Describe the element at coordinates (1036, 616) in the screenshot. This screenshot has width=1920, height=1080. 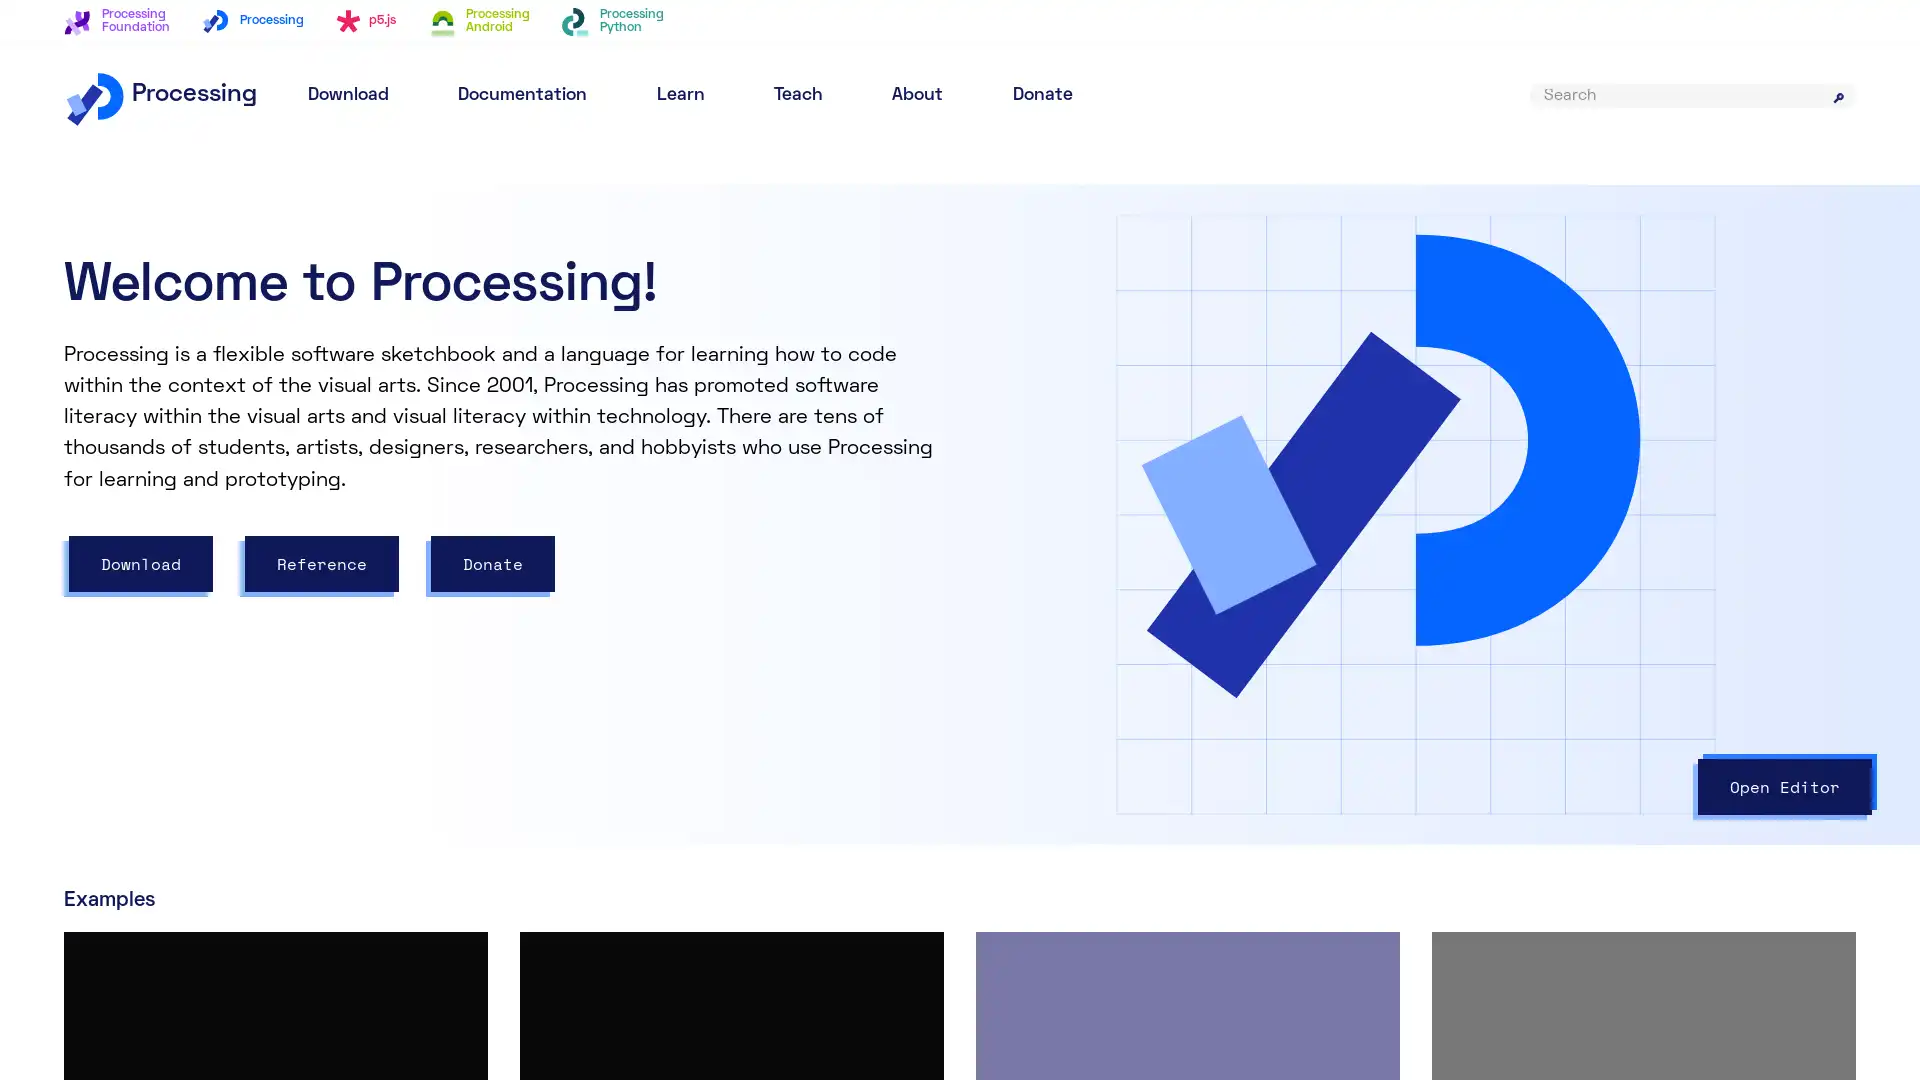
I see `line` at that location.